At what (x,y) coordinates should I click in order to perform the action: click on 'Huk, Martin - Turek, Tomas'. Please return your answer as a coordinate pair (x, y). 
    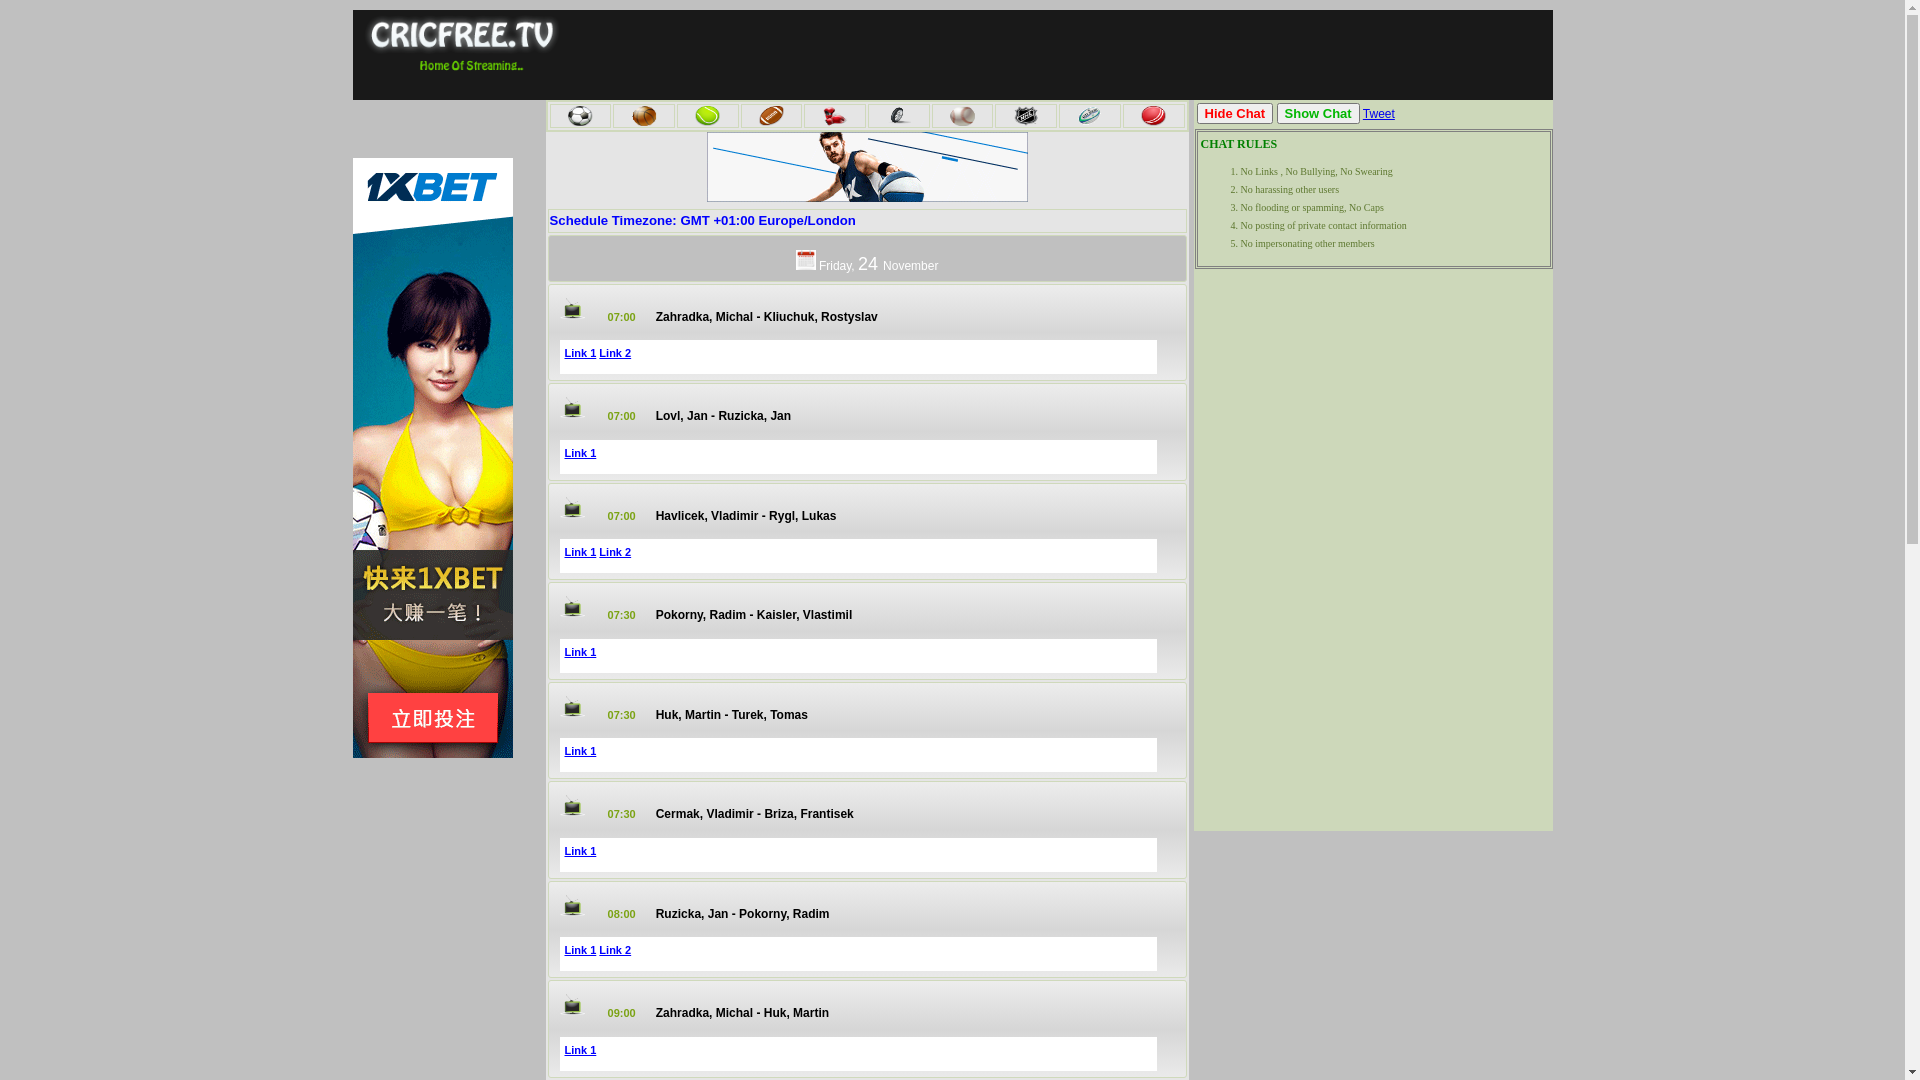
    Looking at the image, I should click on (656, 713).